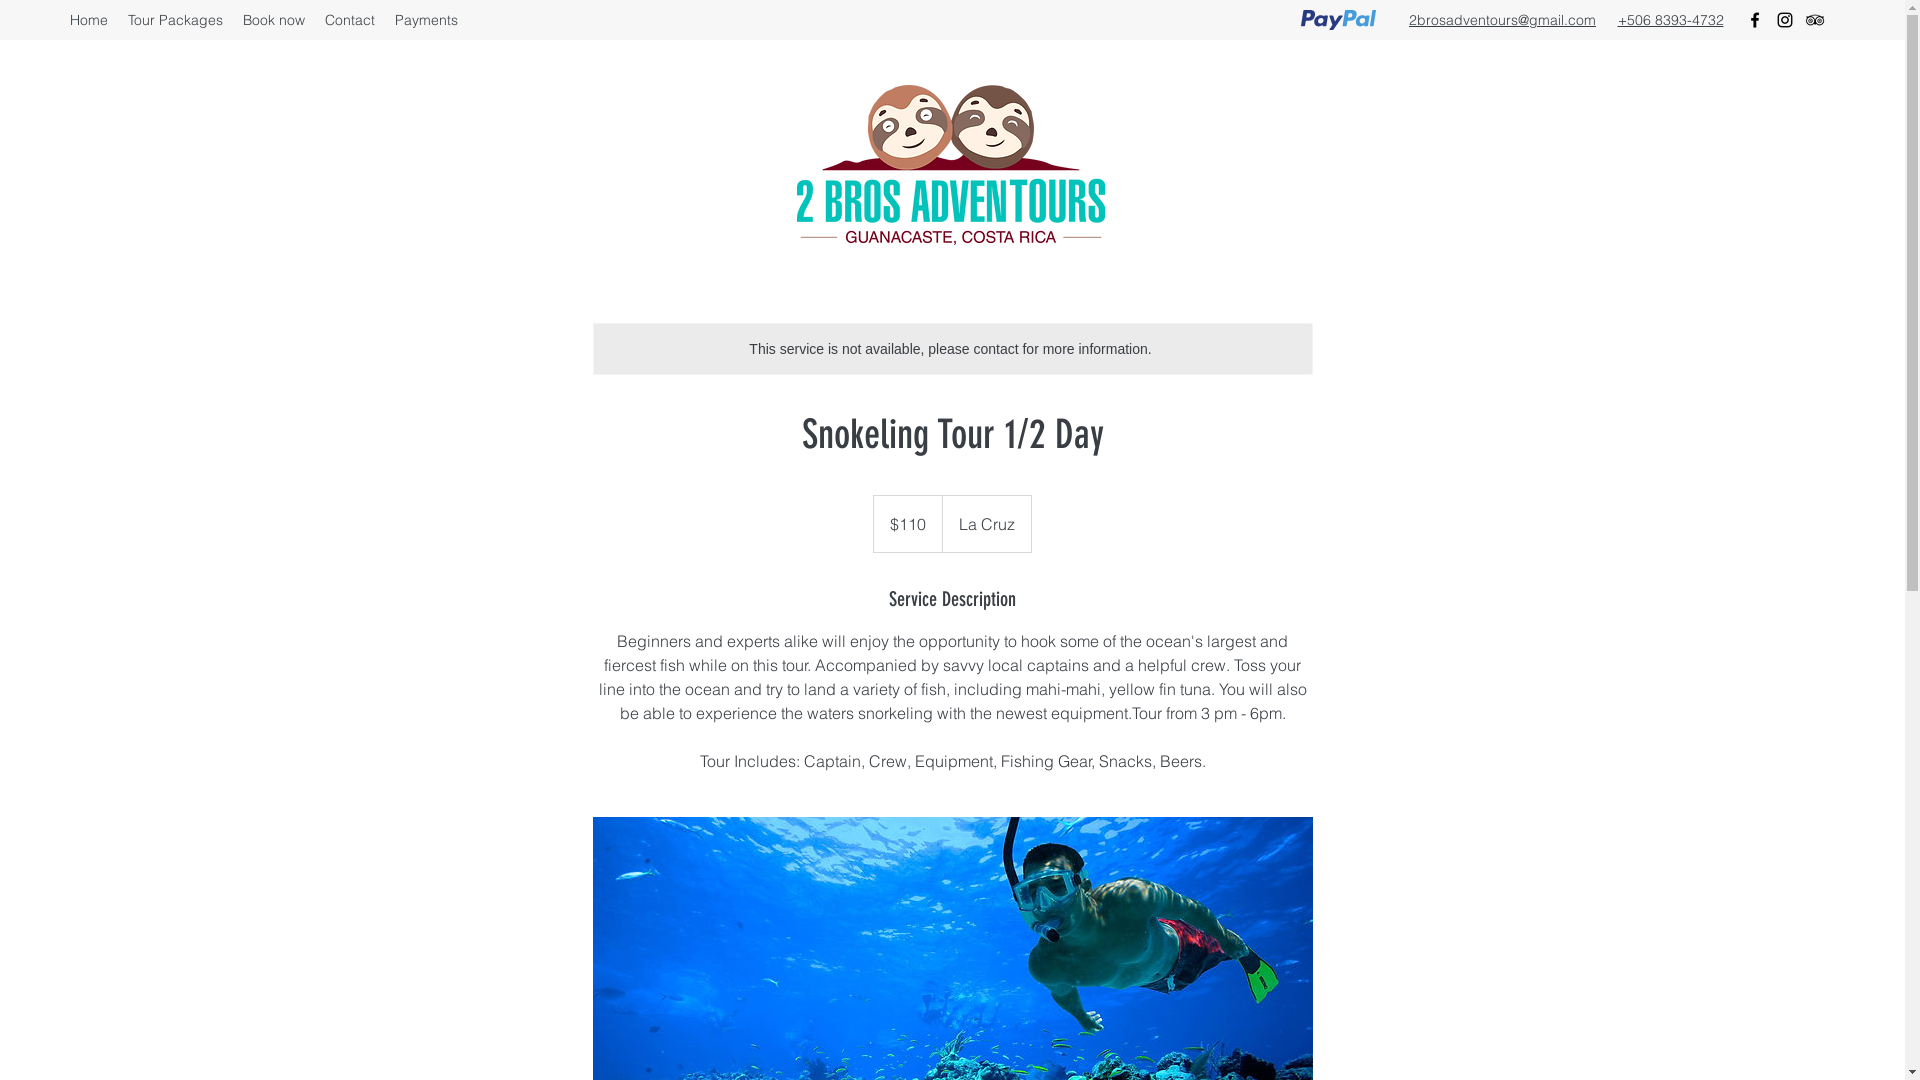  I want to click on 'Home', so click(88, 19).